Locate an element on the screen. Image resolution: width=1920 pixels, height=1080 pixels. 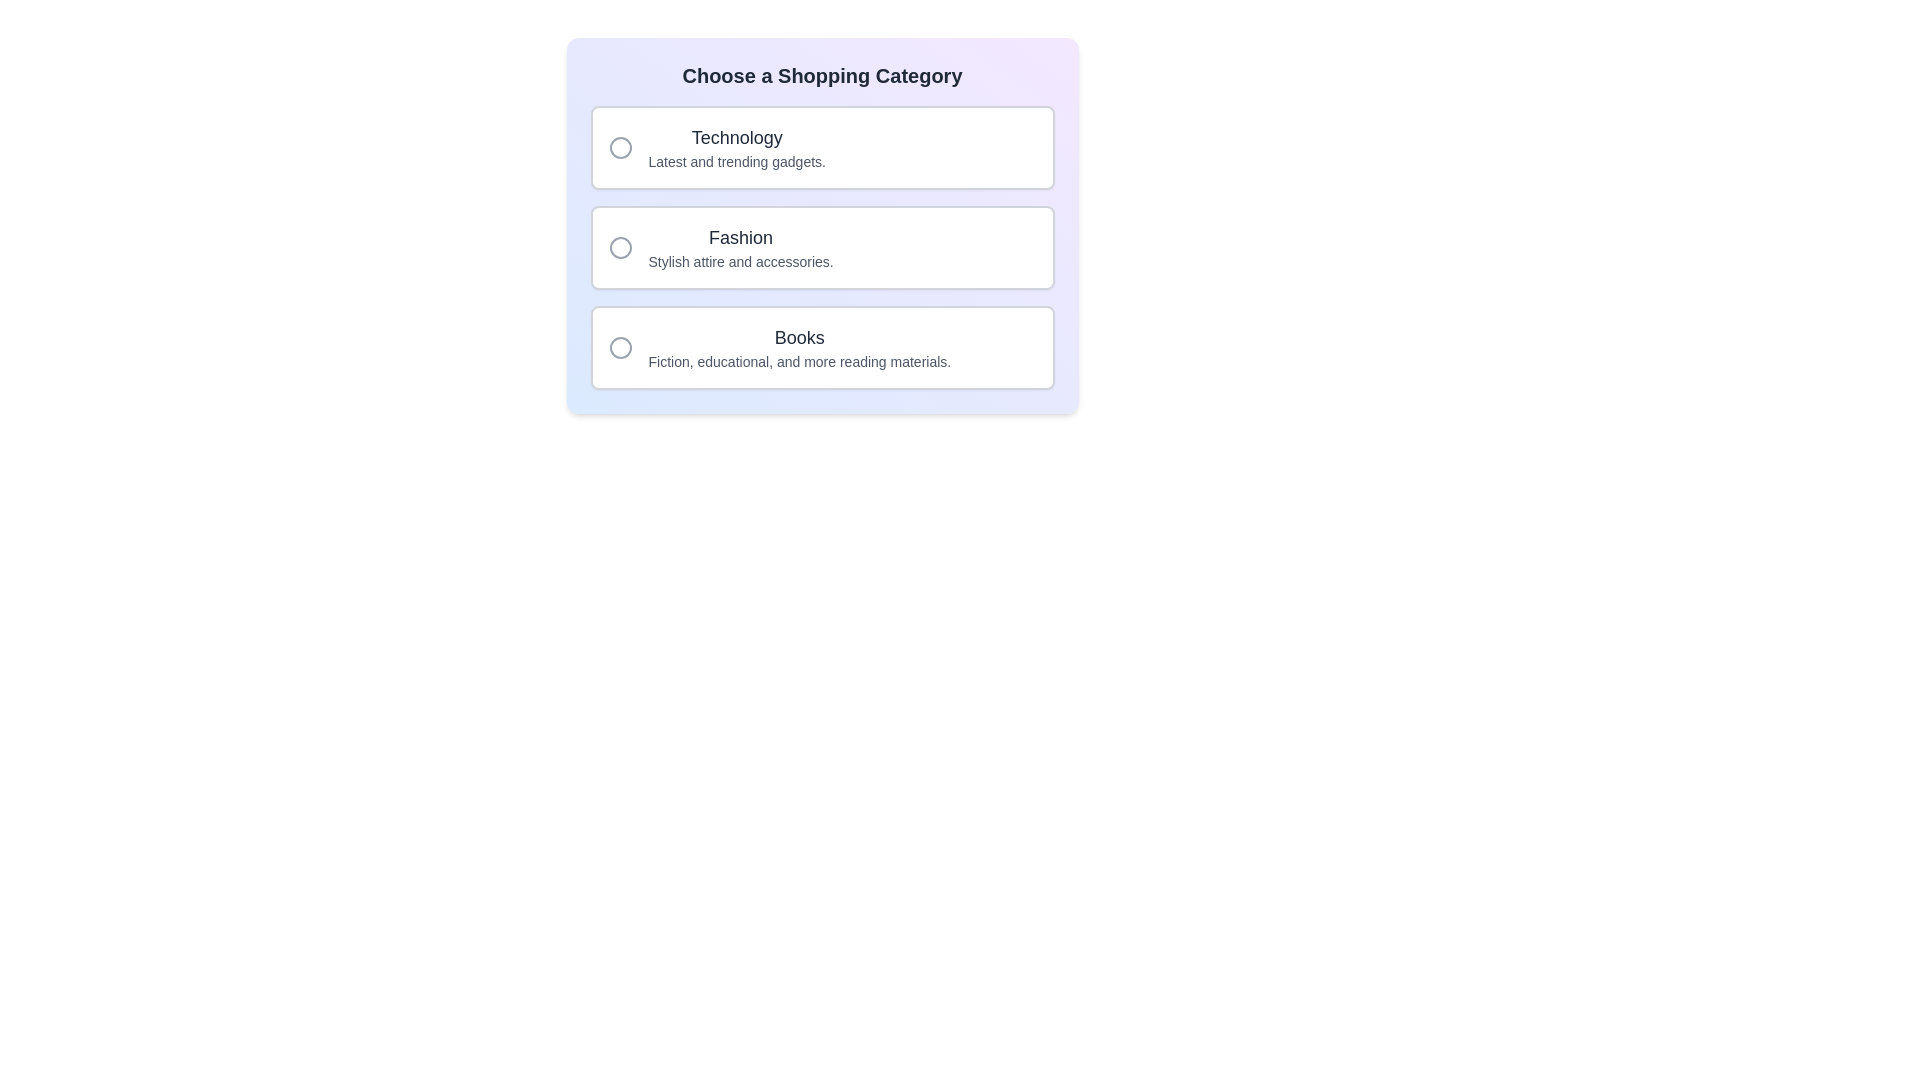
the 'Books' icon is located at coordinates (619, 346).